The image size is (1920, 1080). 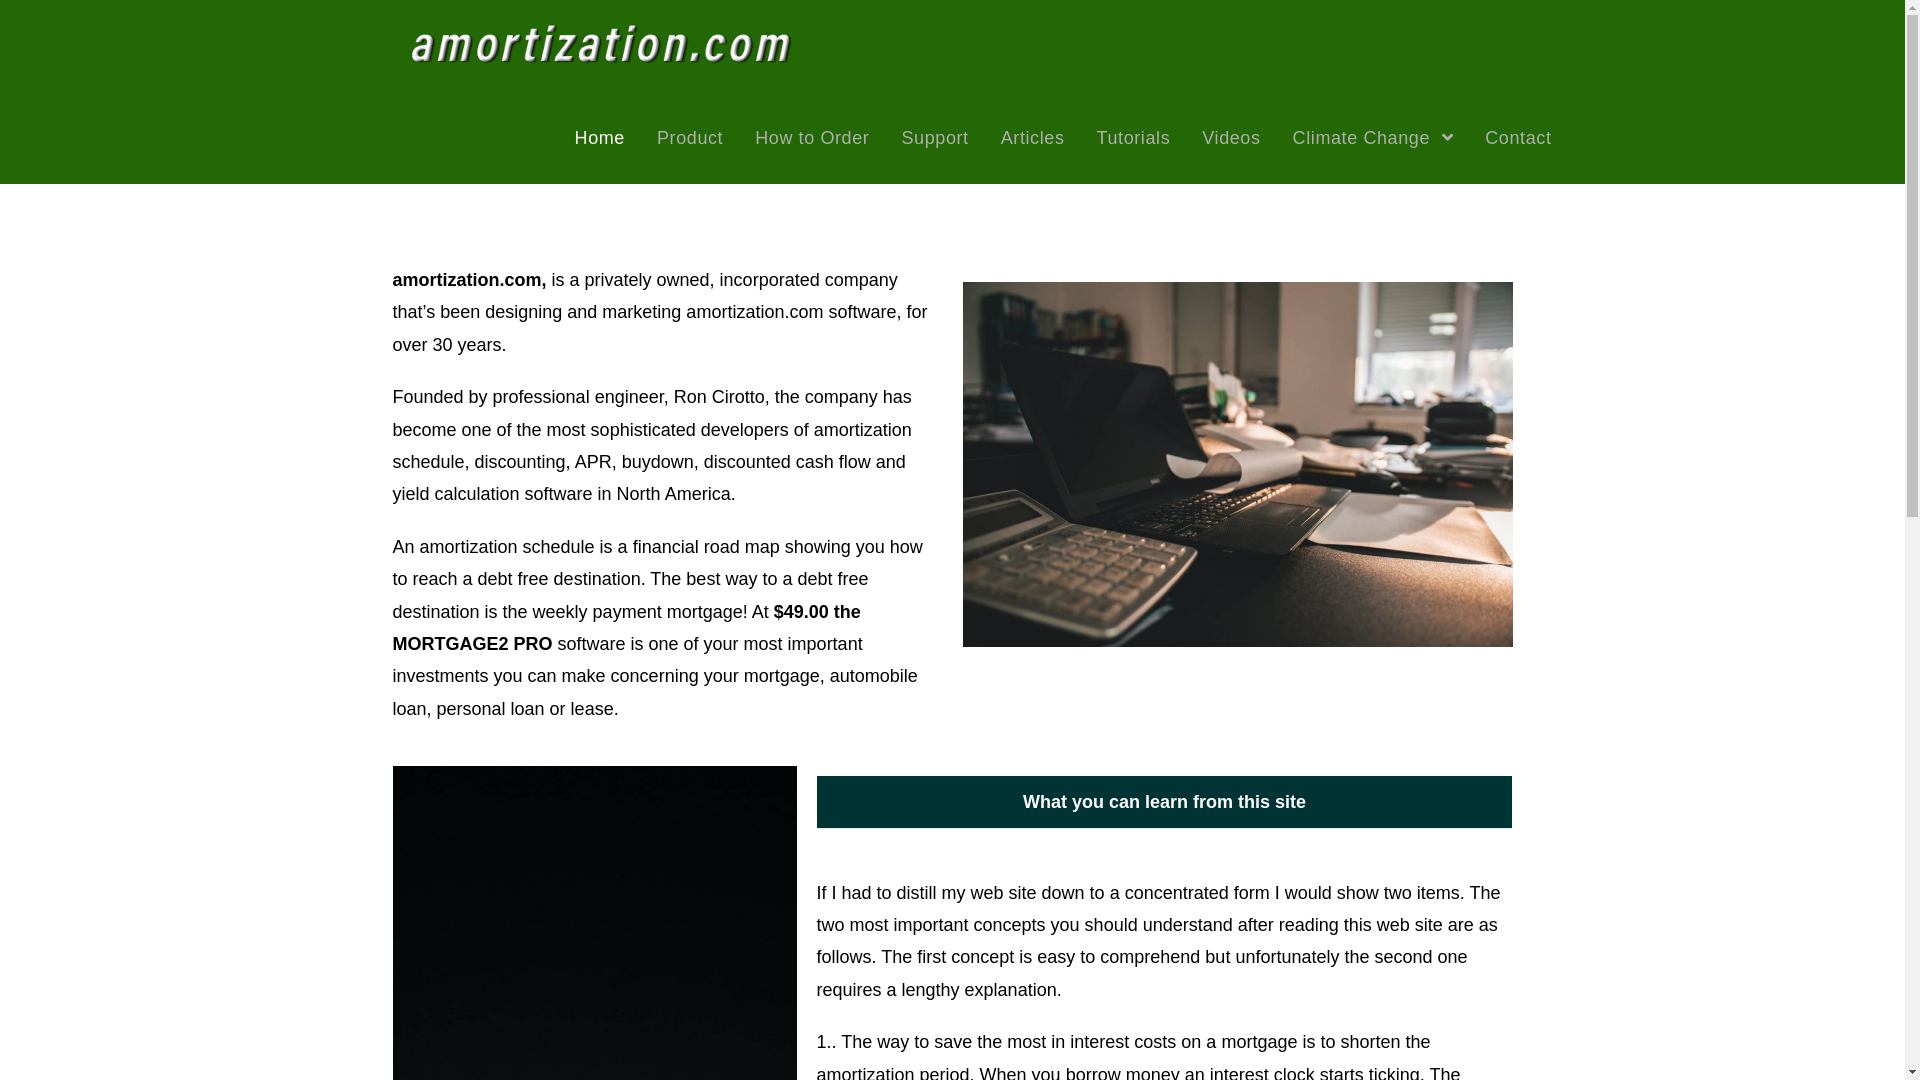 I want to click on 'Contact', so click(x=1517, y=137).